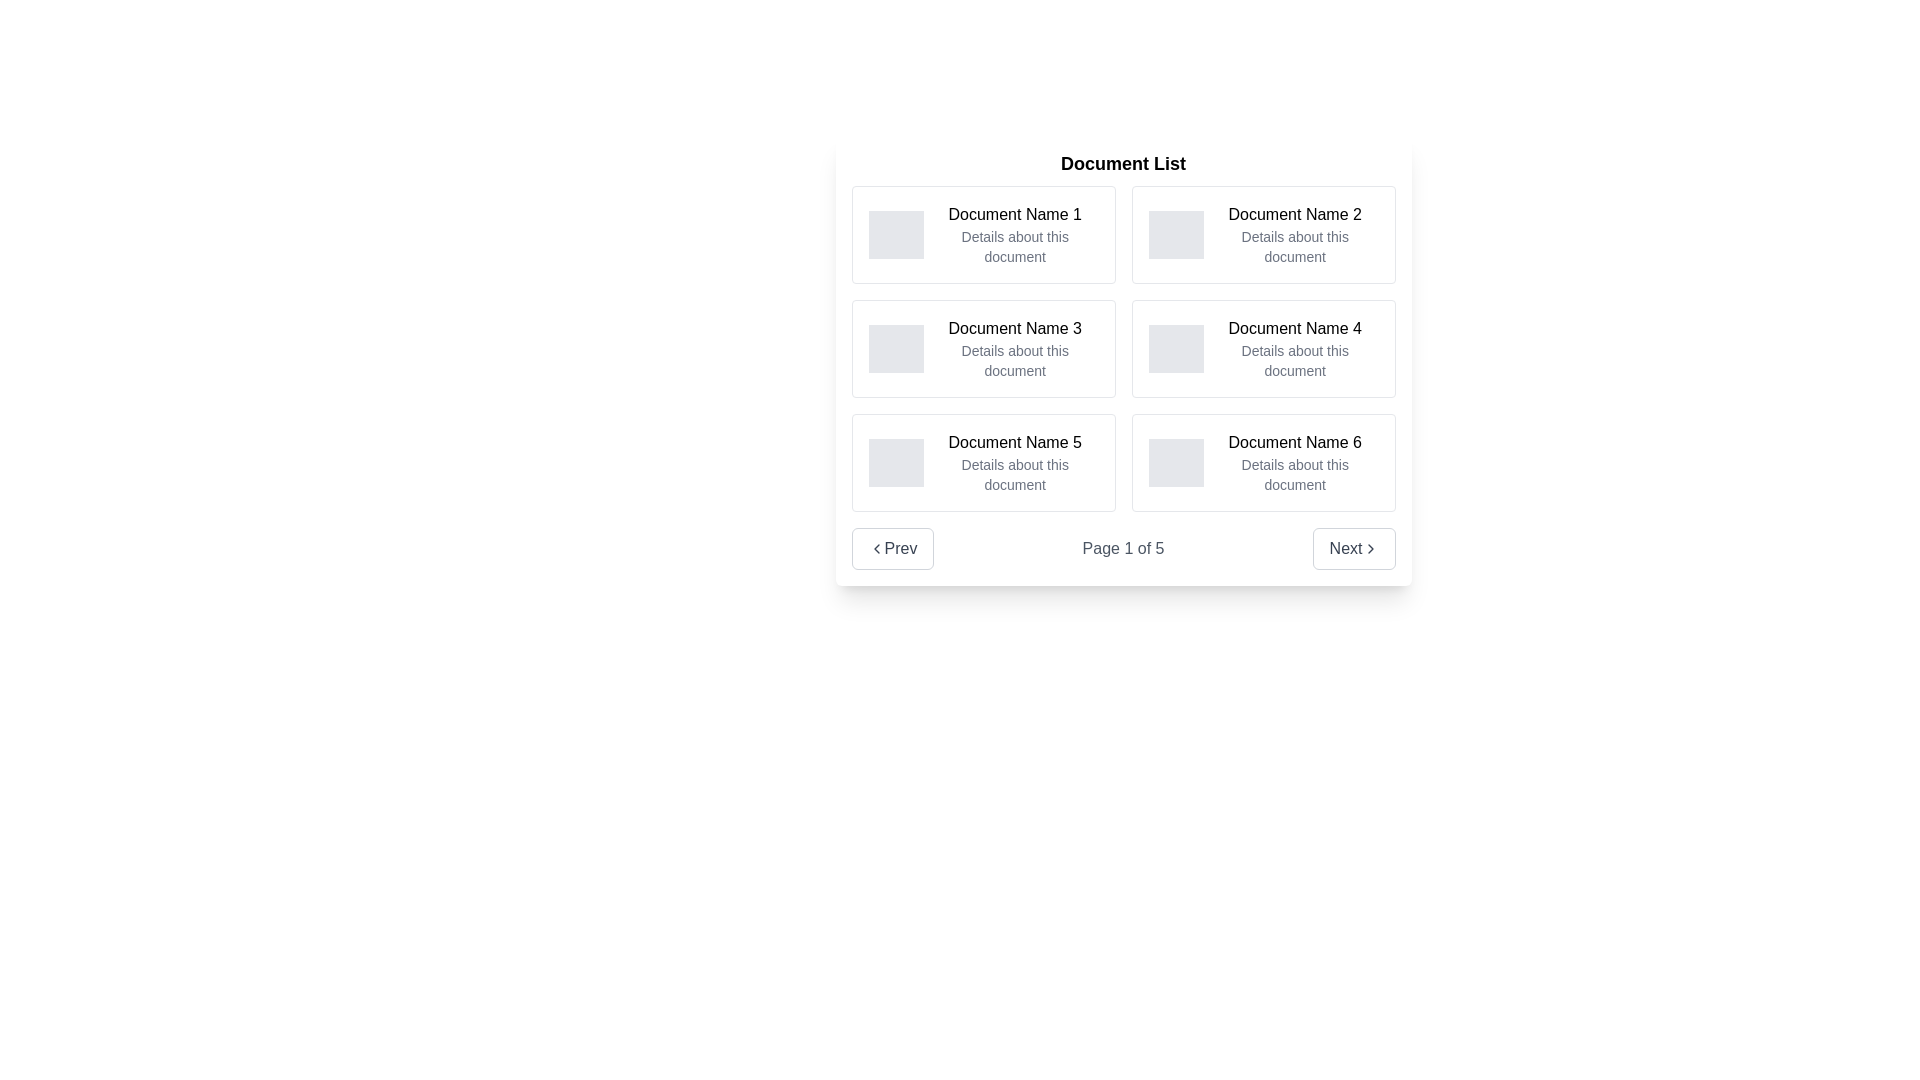 Image resolution: width=1920 pixels, height=1080 pixels. What do you see at coordinates (1015, 361) in the screenshot?
I see `the text label displaying 'Details about this document', which is located directly beneath 'Document Name 3' in the grid layout` at bounding box center [1015, 361].